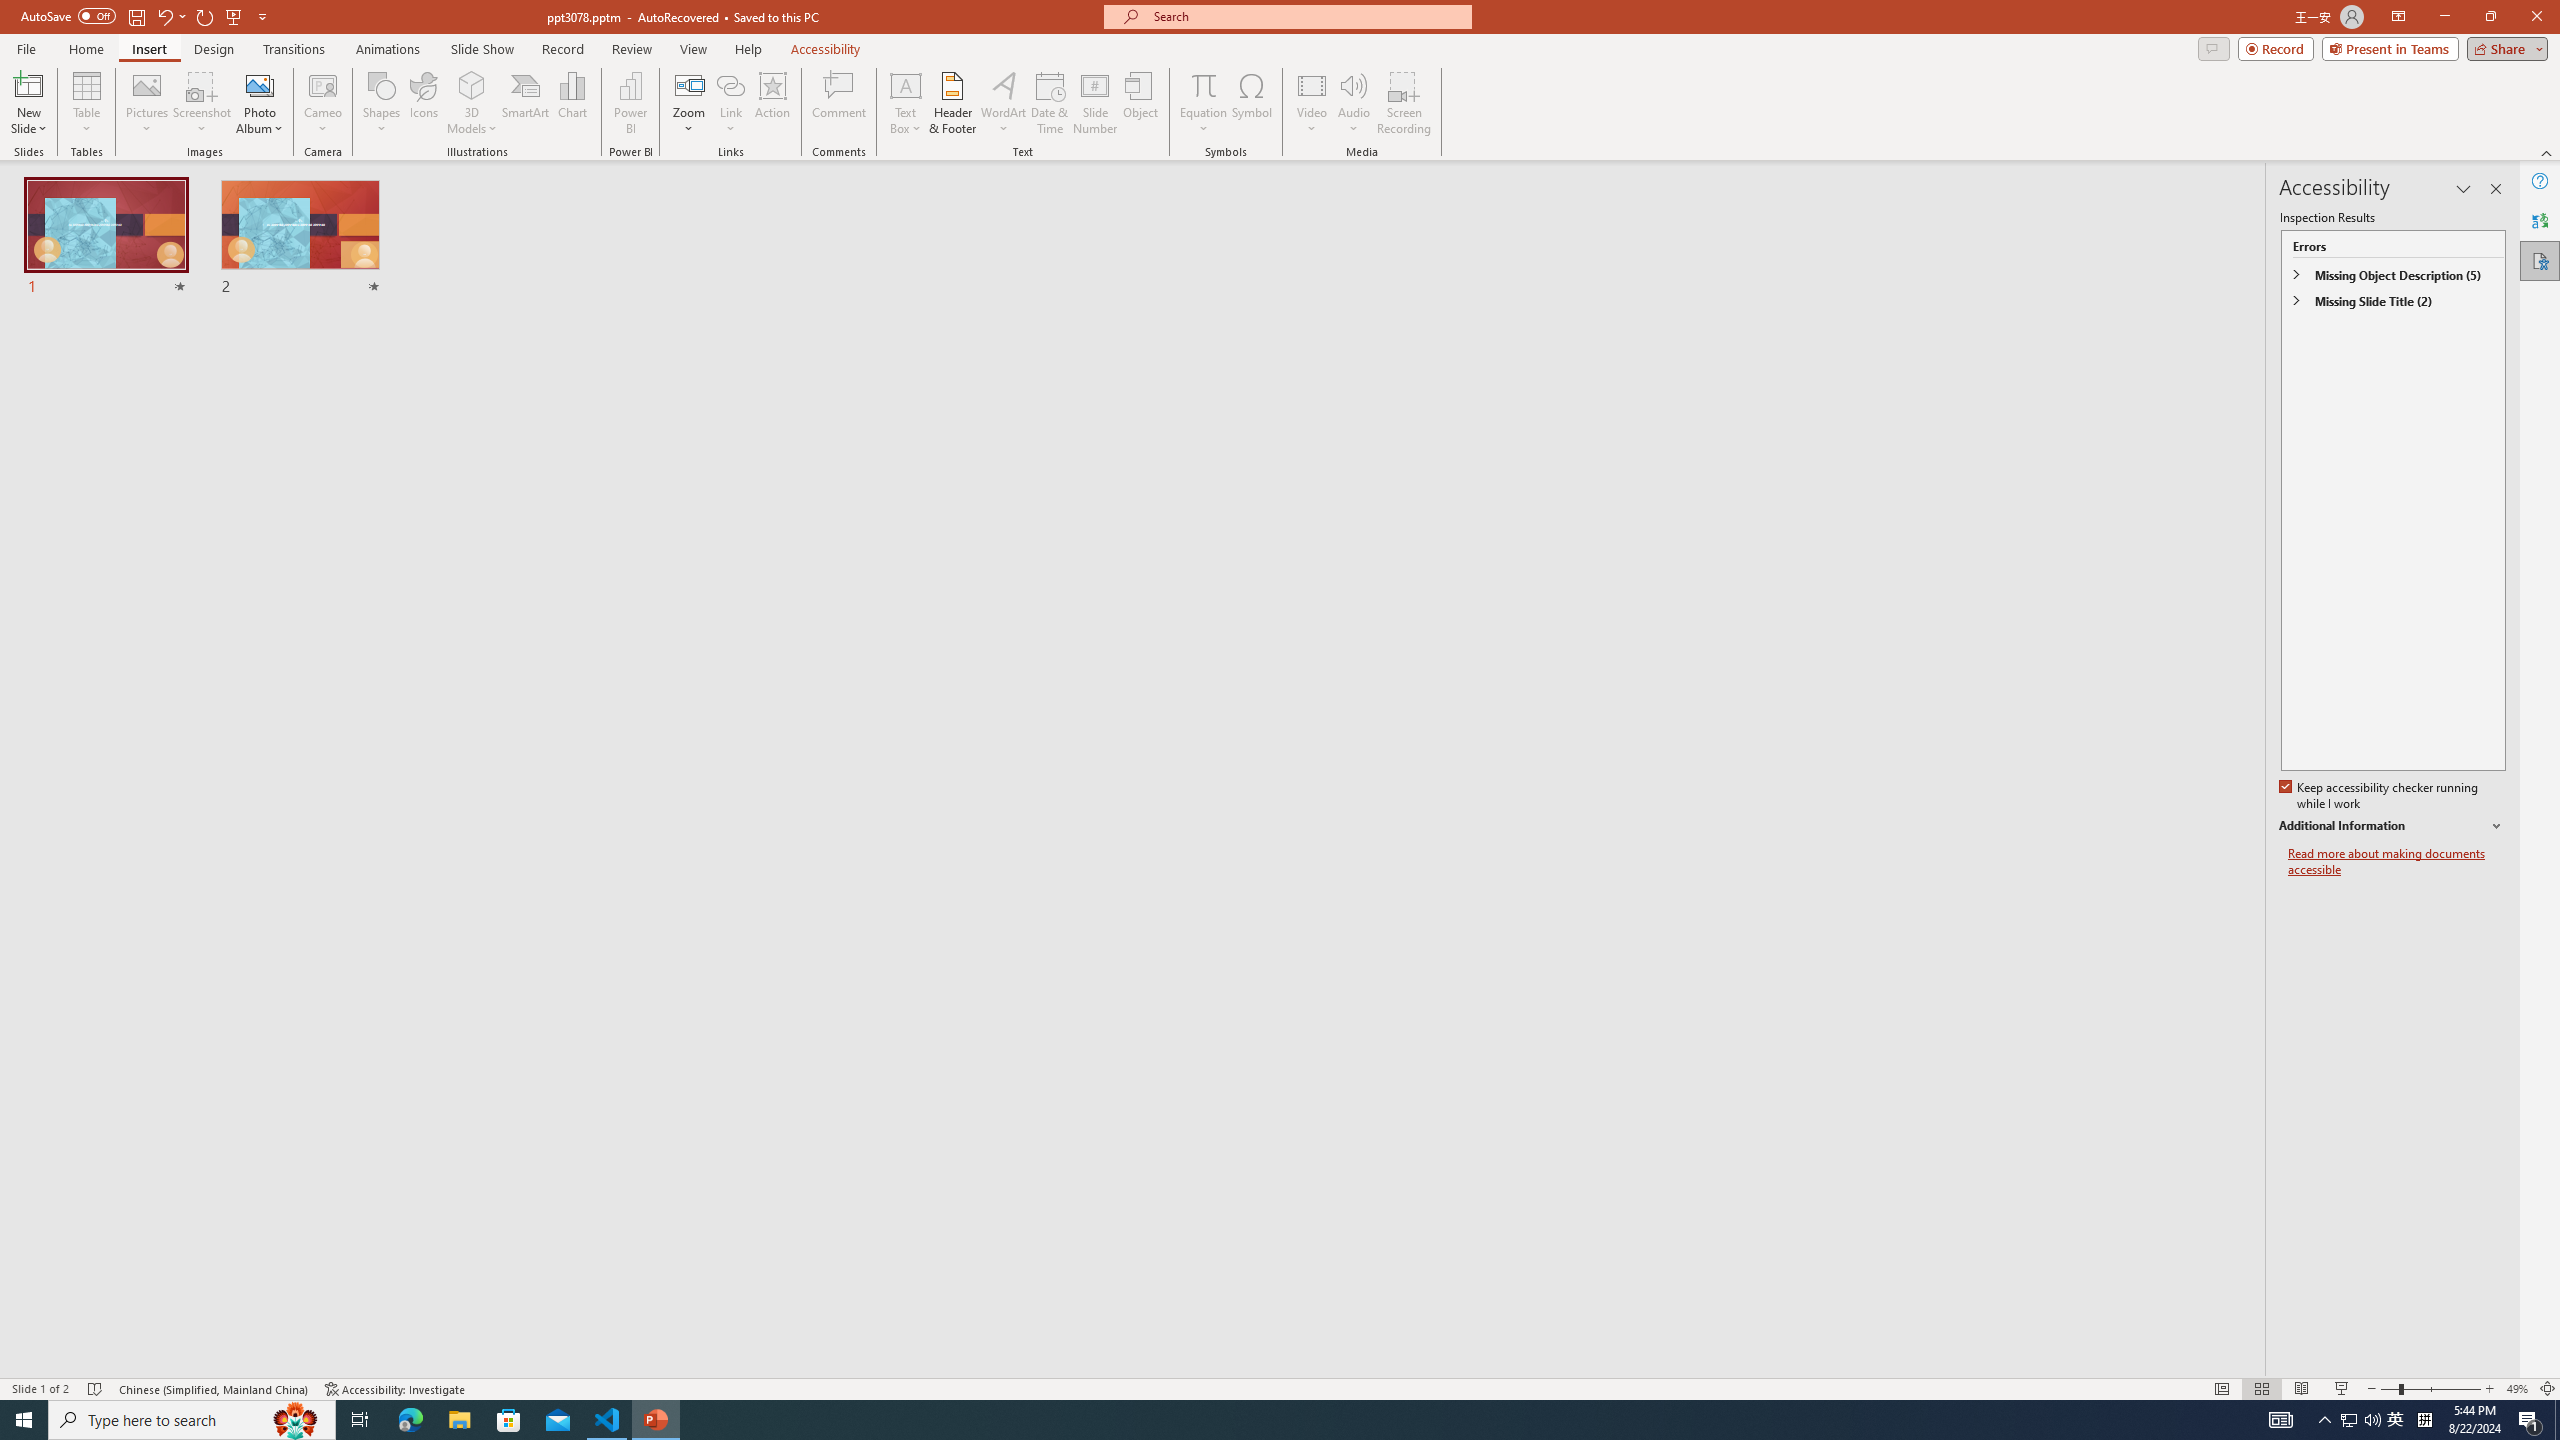  Describe the element at coordinates (2392, 826) in the screenshot. I see `'Additional Information'` at that location.